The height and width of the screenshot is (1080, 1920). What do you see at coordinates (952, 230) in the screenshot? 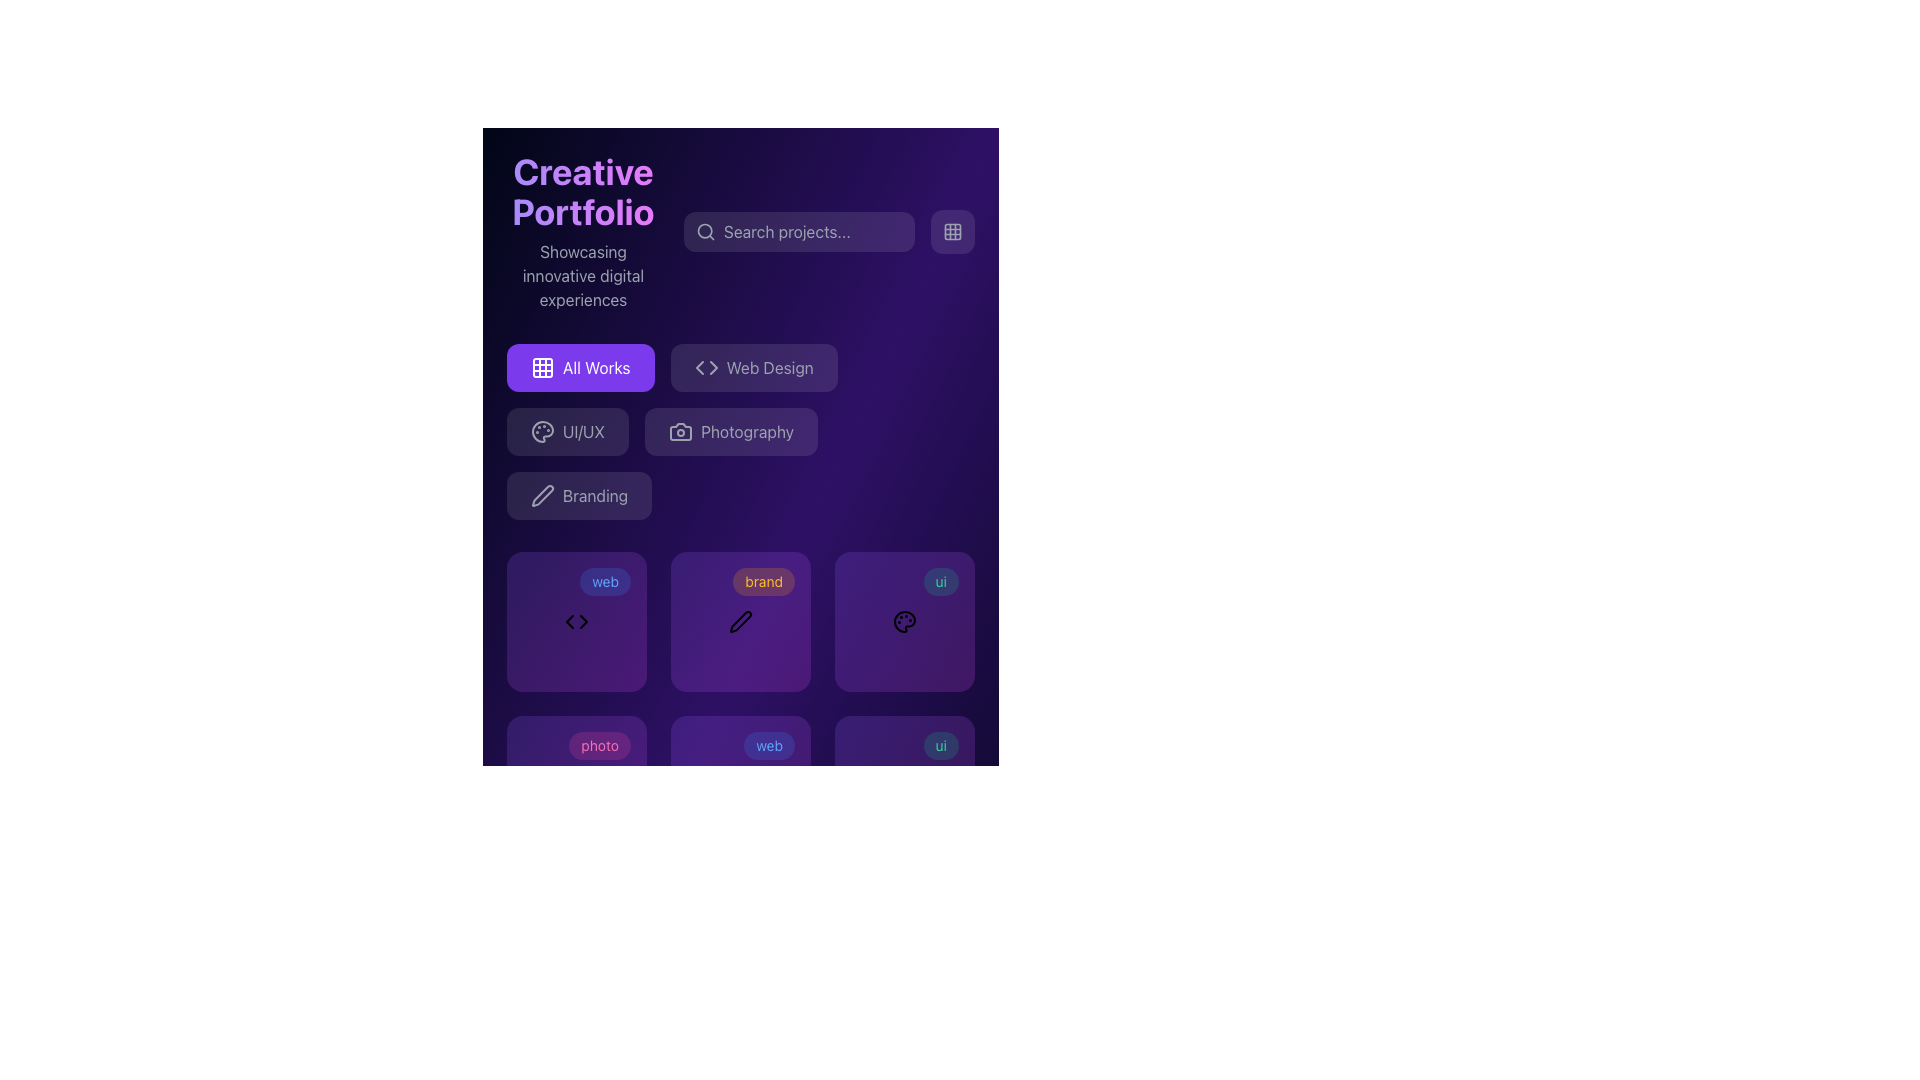
I see `the central square graphical icon element in the top-right of the interface` at bounding box center [952, 230].